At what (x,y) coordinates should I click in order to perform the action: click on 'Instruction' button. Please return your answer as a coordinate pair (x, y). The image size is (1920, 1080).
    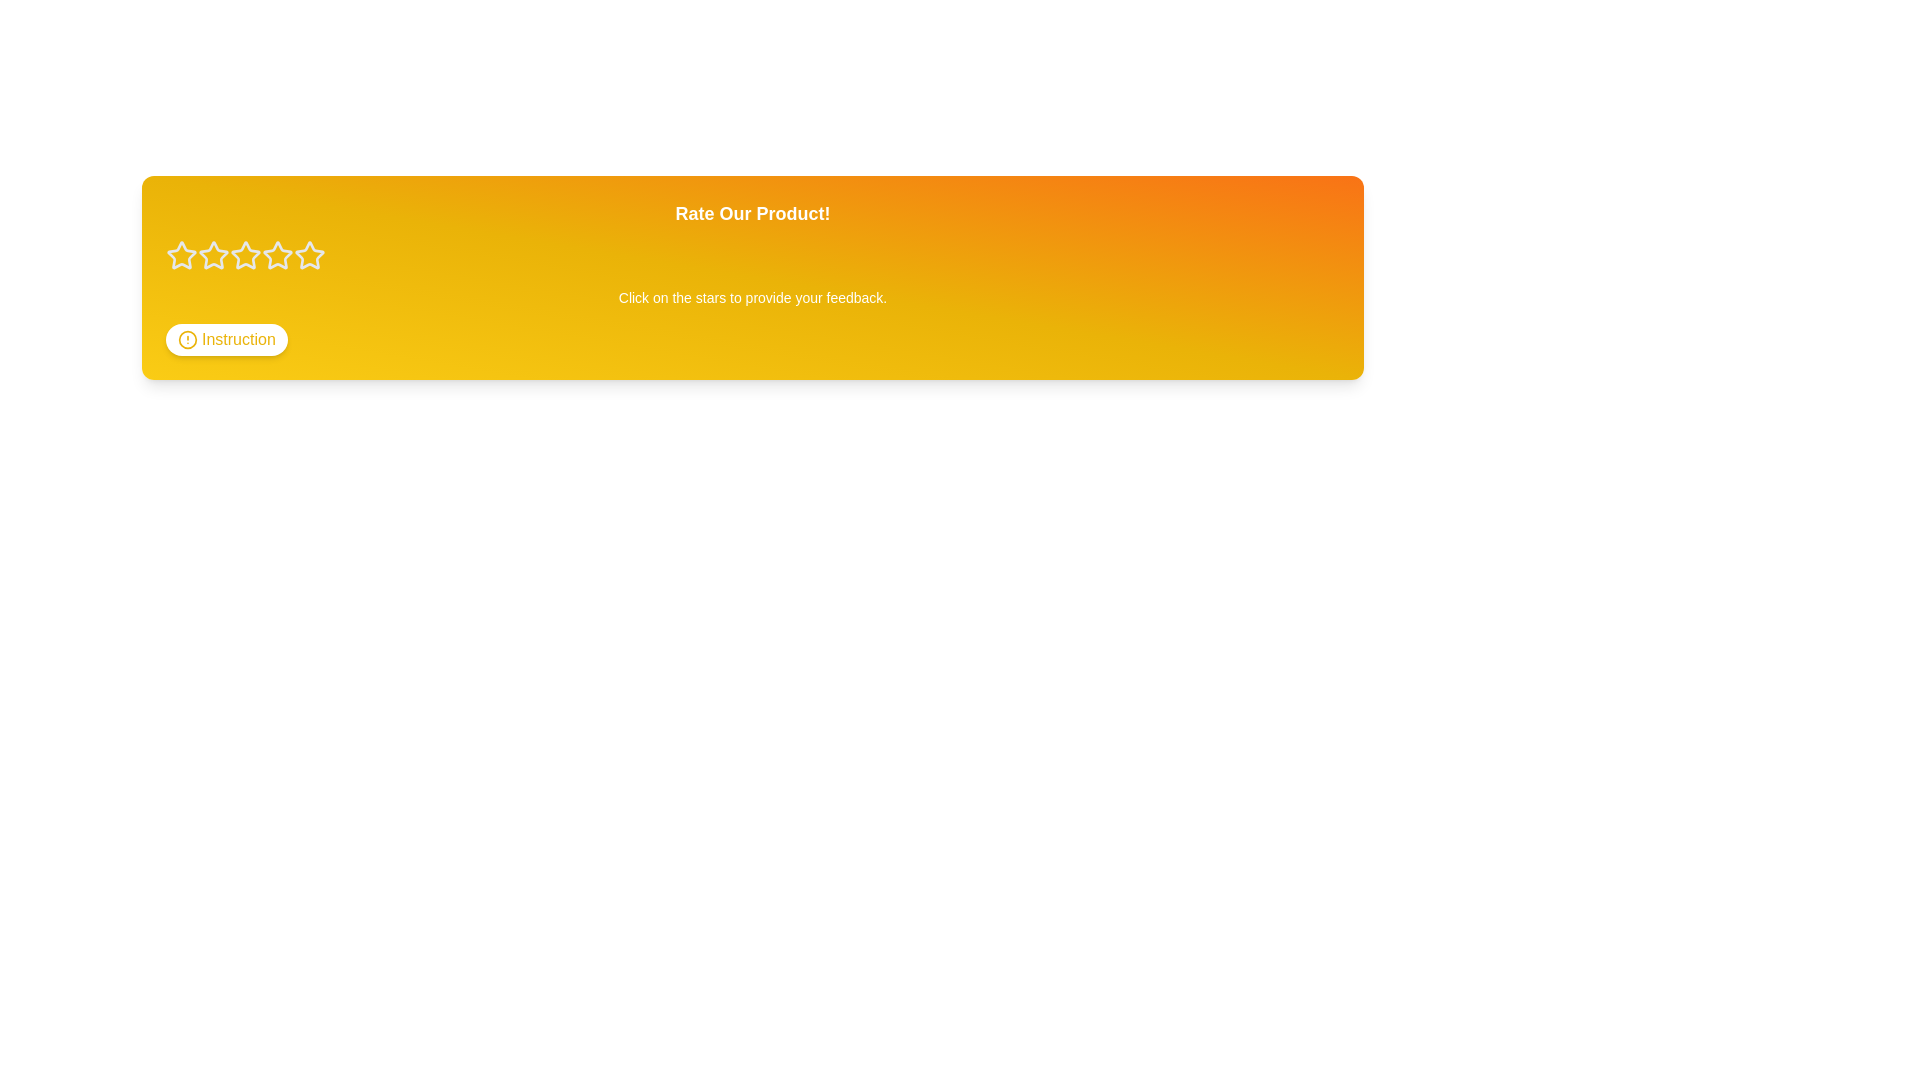
    Looking at the image, I should click on (225, 338).